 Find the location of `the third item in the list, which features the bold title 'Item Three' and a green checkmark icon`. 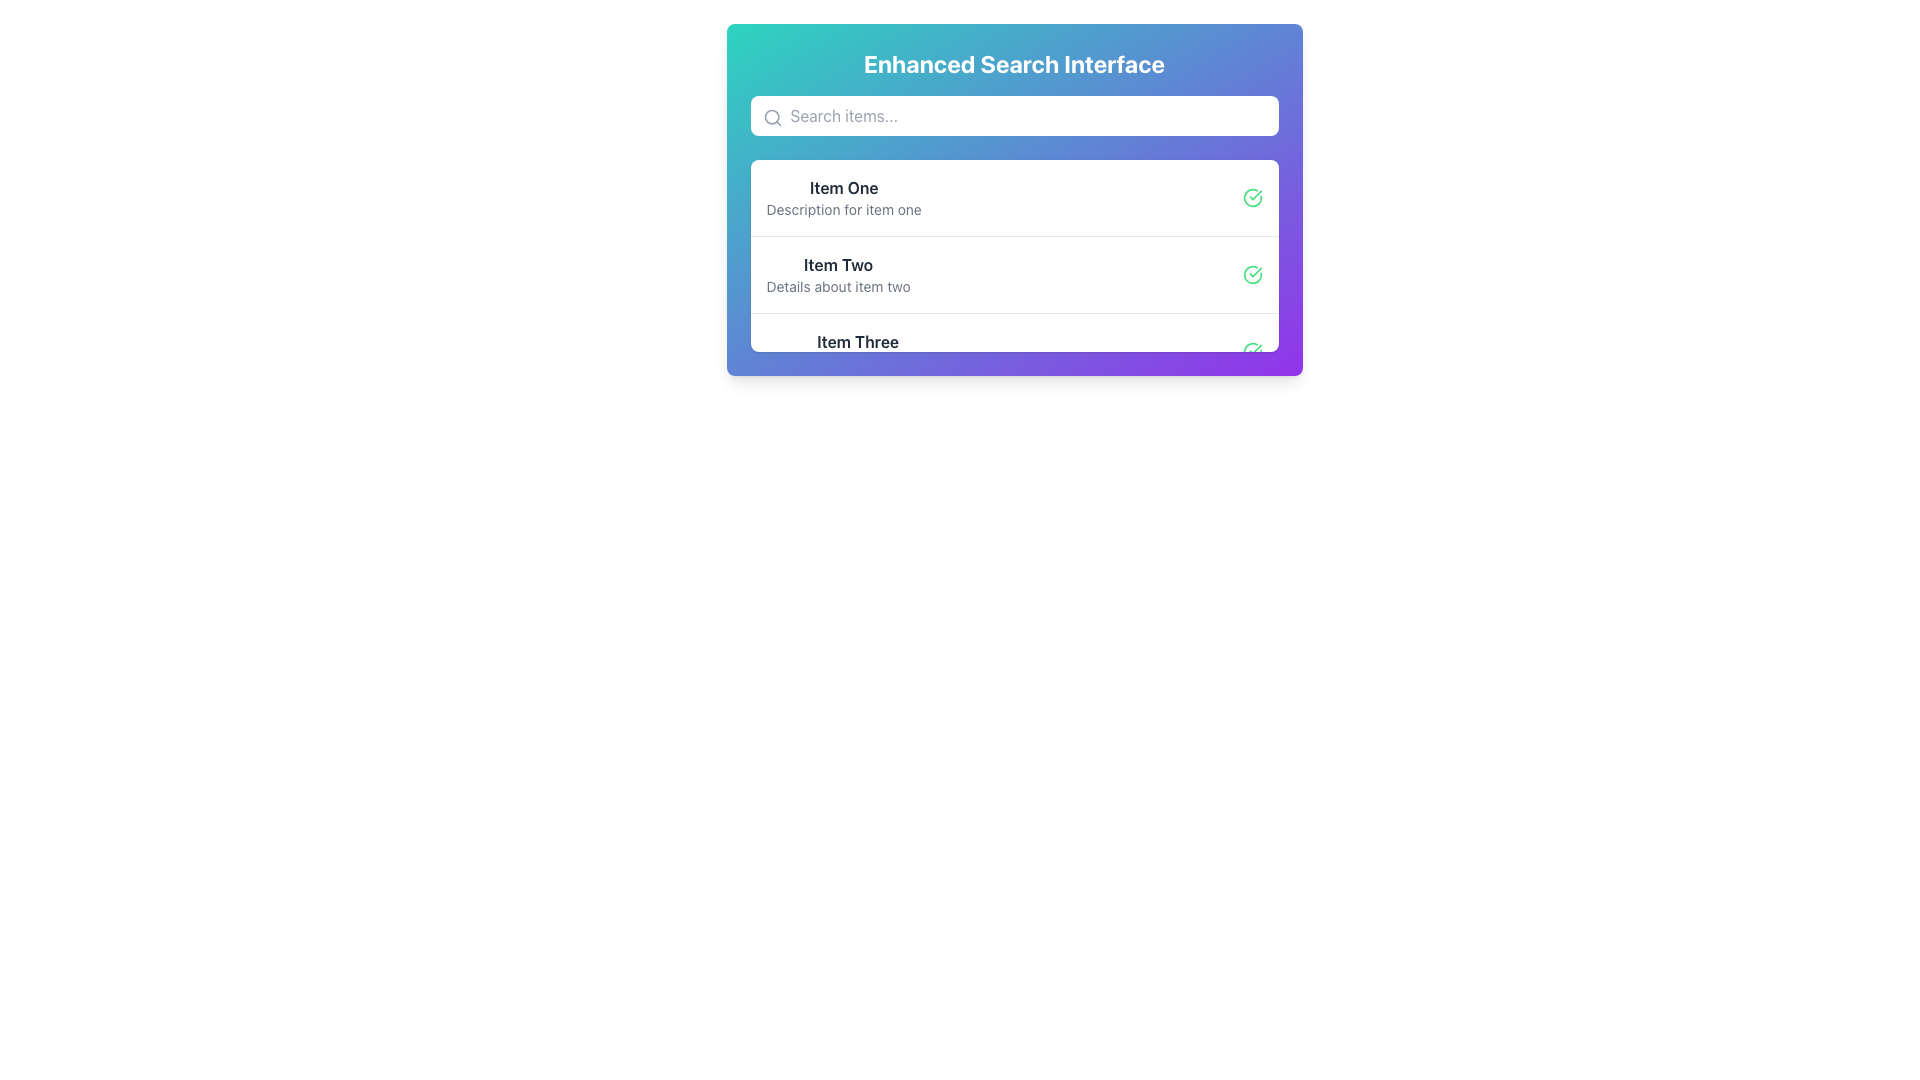

the third item in the list, which features the bold title 'Item Three' and a green checkmark icon is located at coordinates (1014, 350).